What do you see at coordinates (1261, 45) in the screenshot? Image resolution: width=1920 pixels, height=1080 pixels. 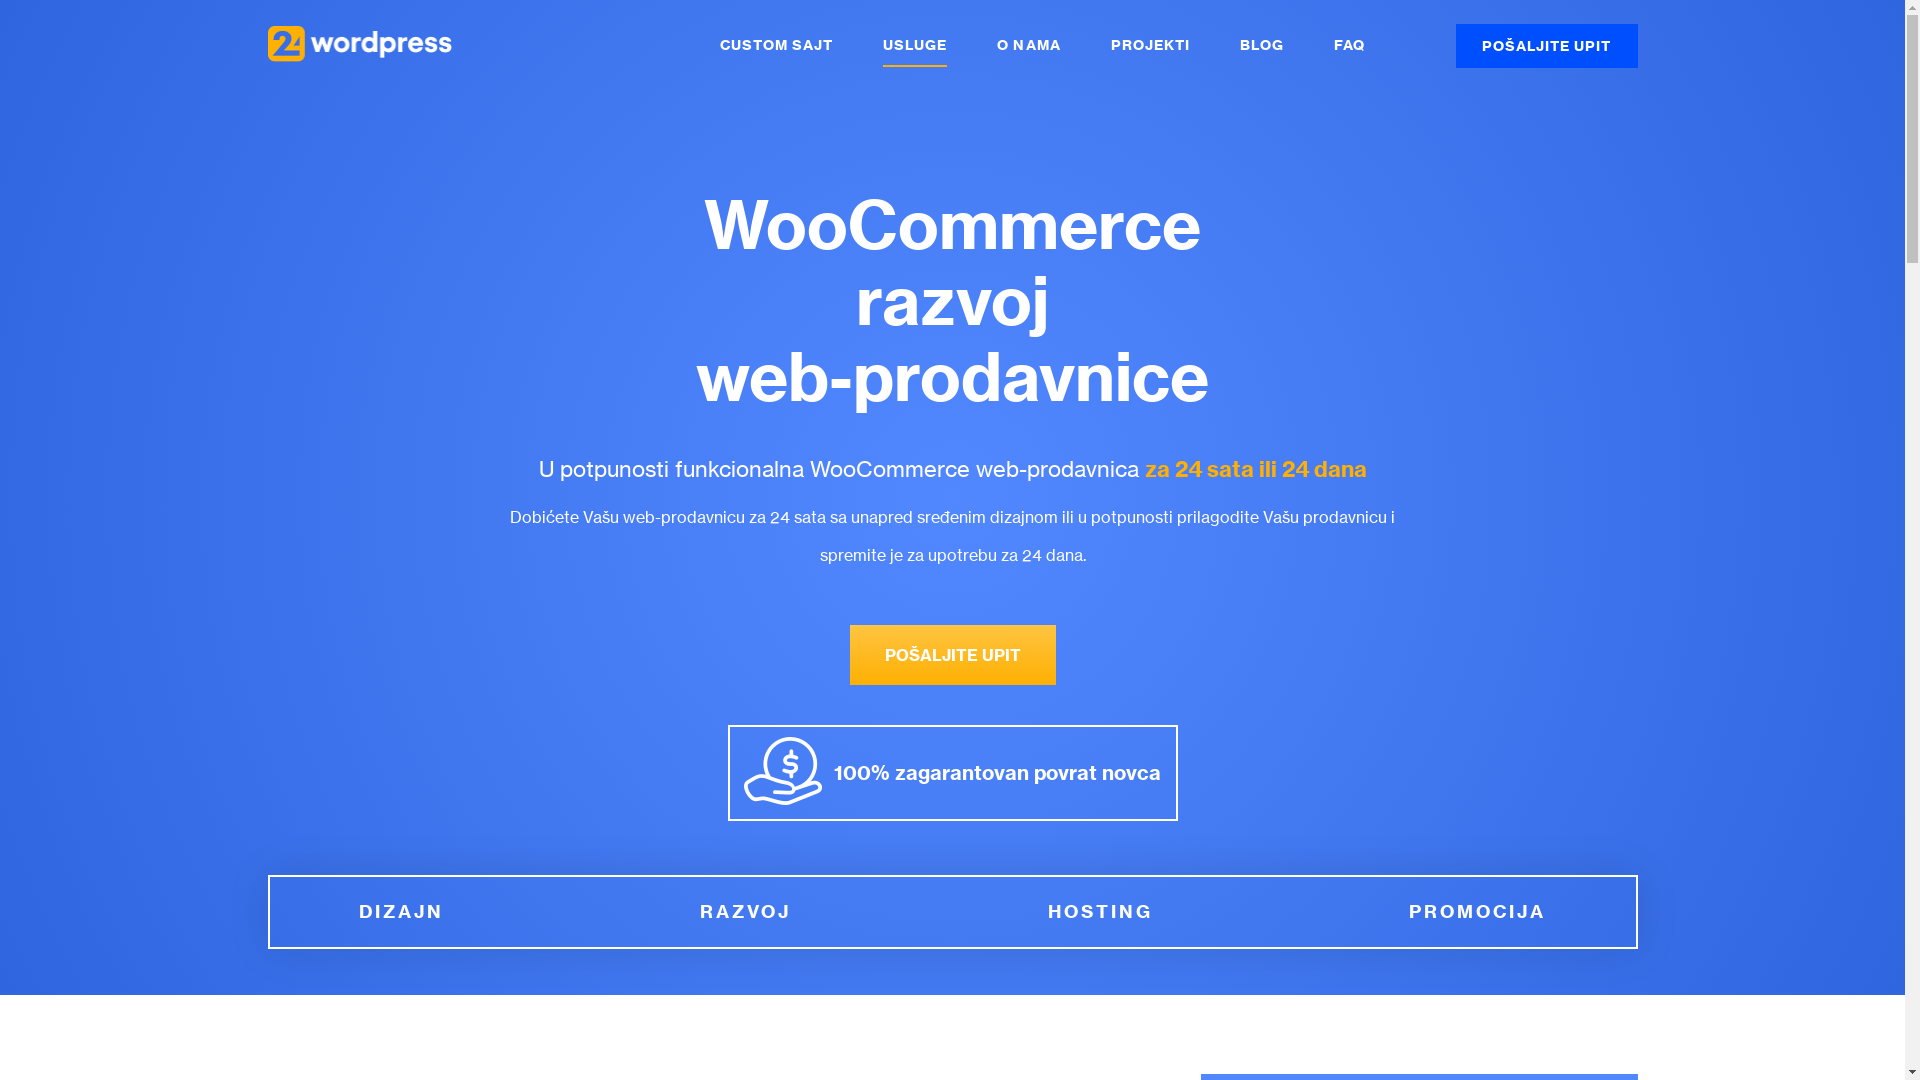 I see `'BLOG'` at bounding box center [1261, 45].